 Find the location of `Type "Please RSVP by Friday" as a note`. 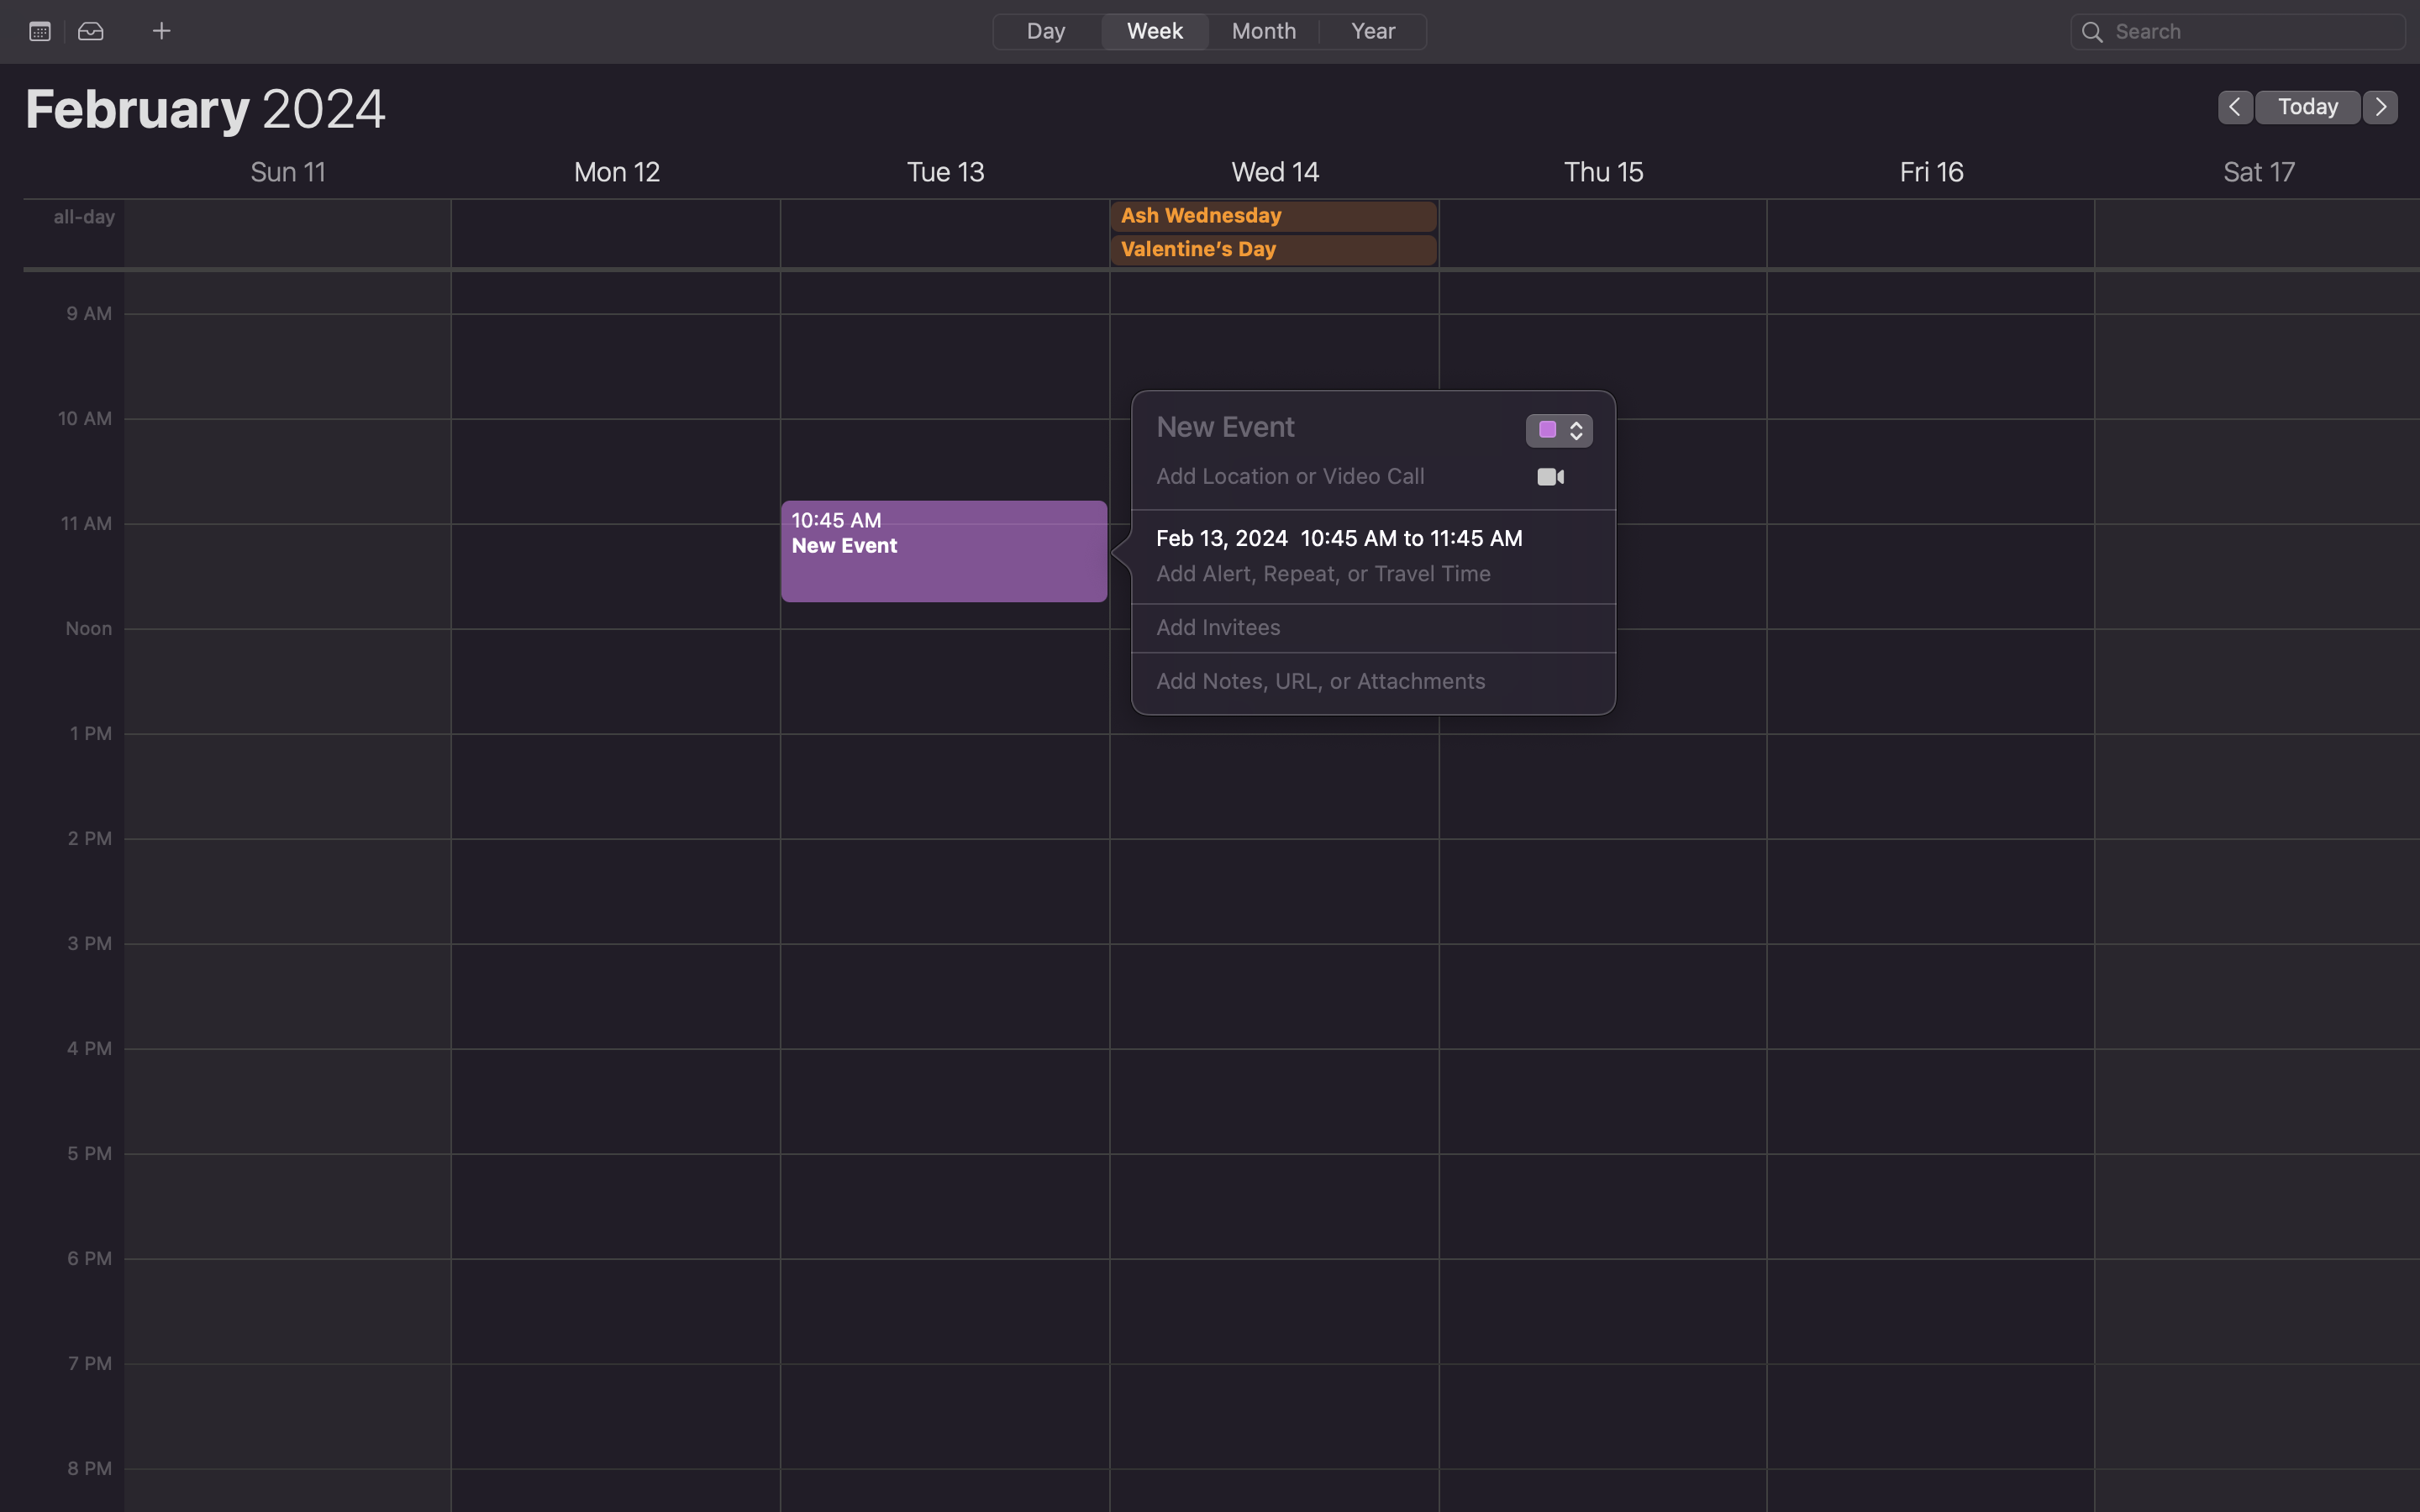

Type "Please RSVP by Friday" as a note is located at coordinates (1351, 682).